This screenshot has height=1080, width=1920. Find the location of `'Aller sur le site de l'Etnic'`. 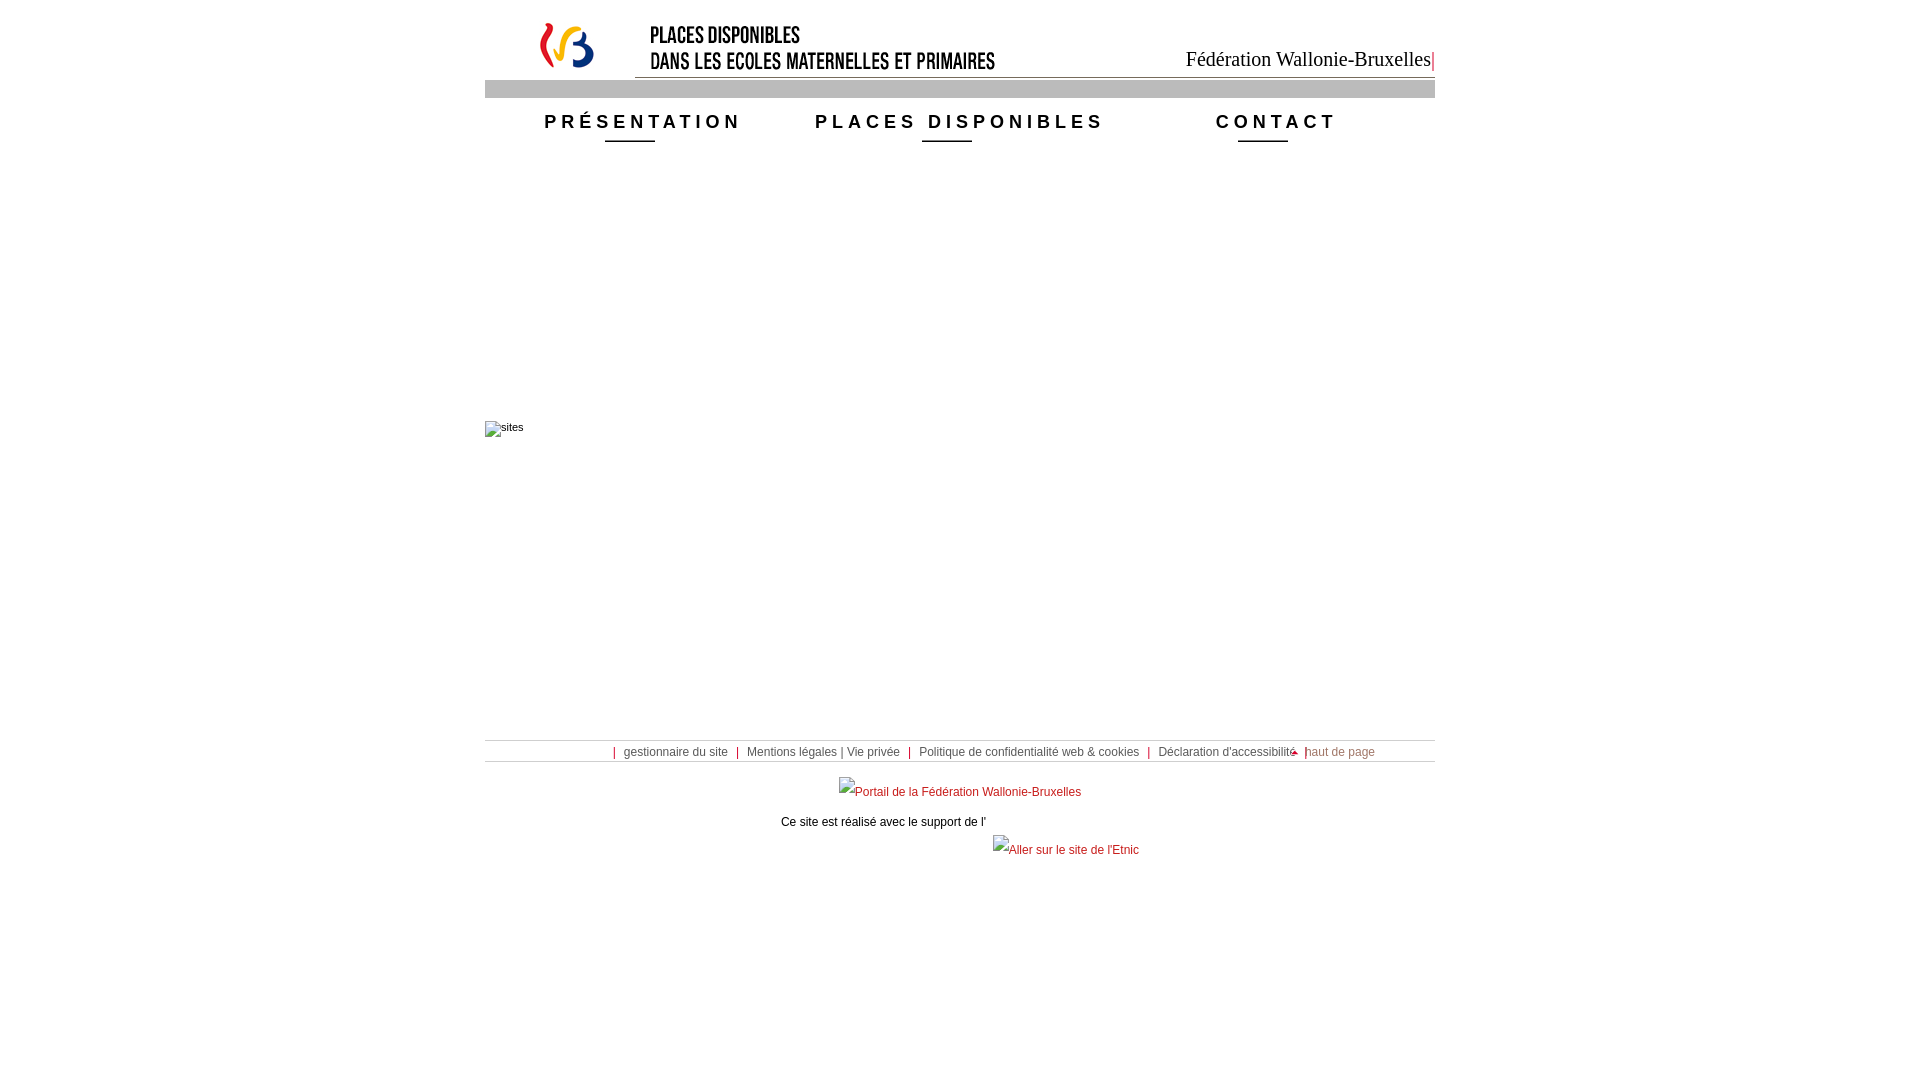

'Aller sur le site de l'Etnic' is located at coordinates (993, 849).